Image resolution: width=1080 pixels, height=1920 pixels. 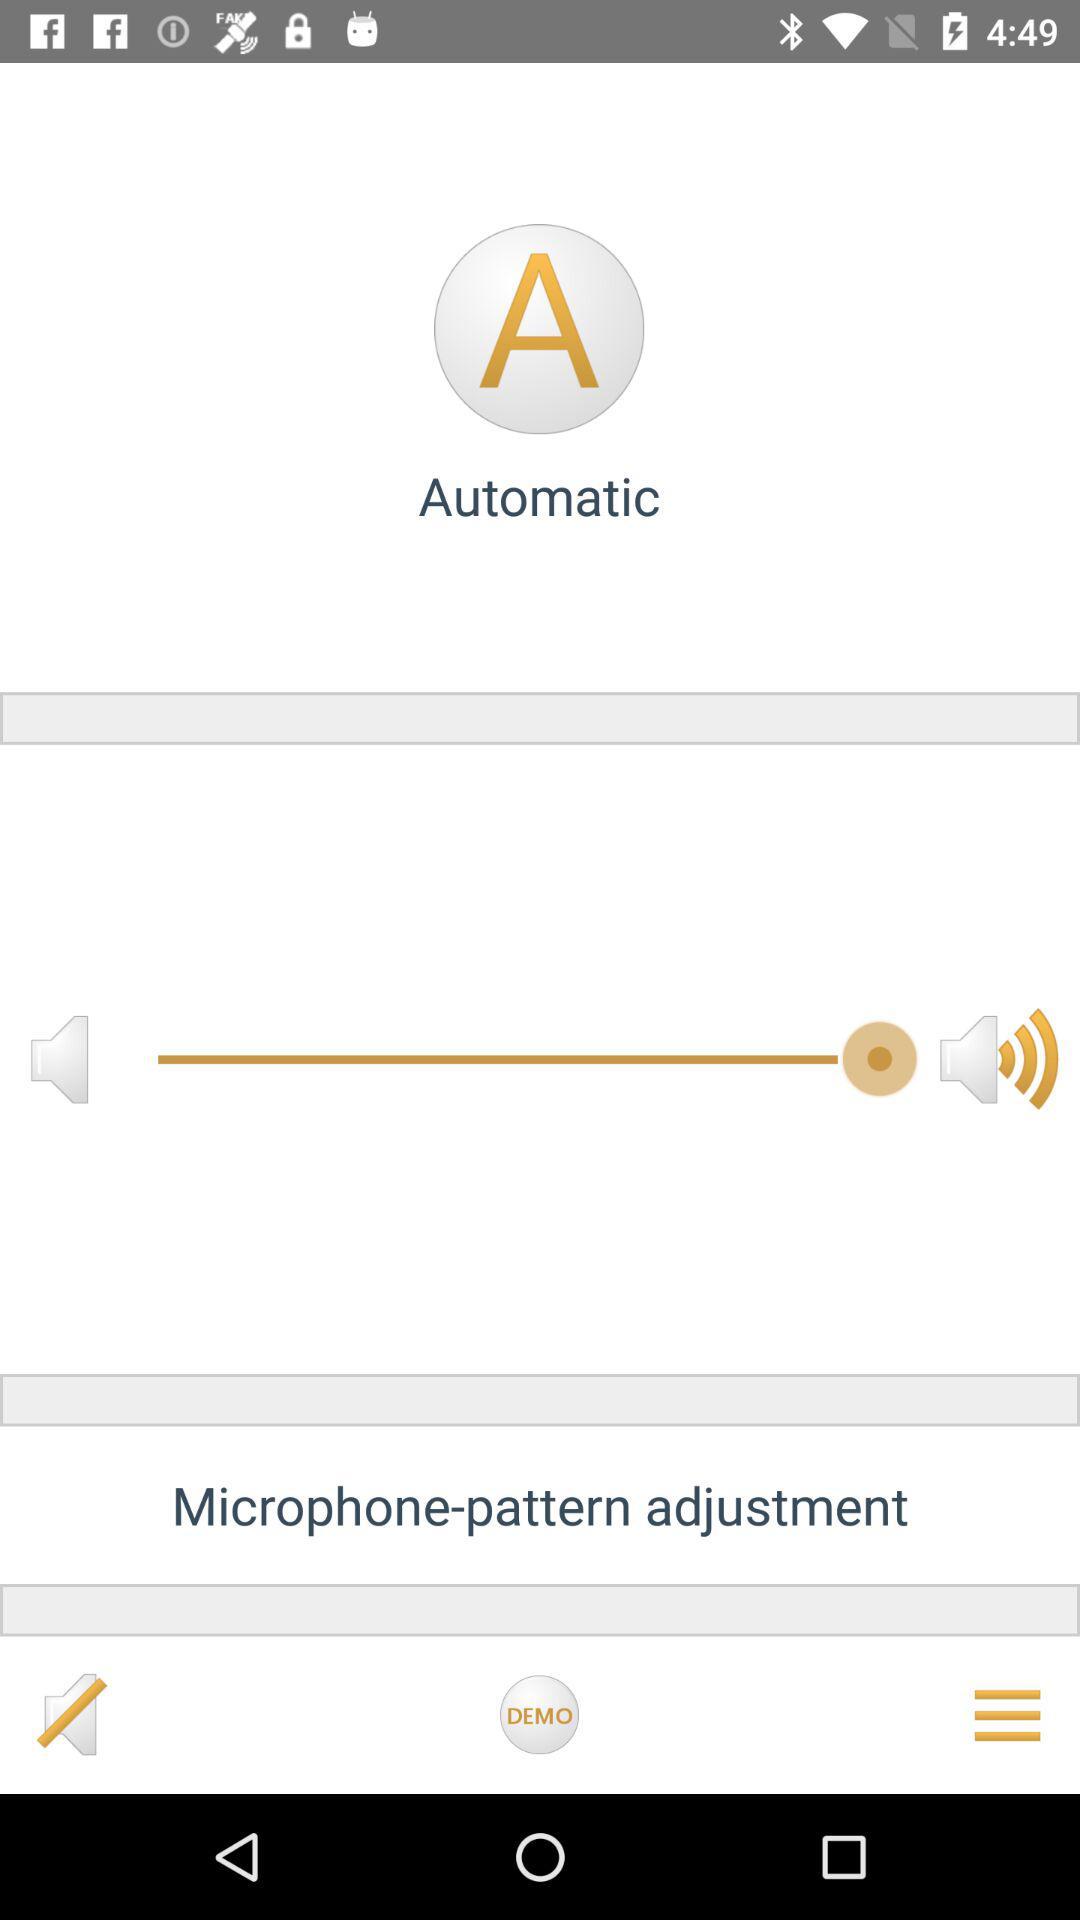 I want to click on the menu icon, so click(x=1007, y=1714).